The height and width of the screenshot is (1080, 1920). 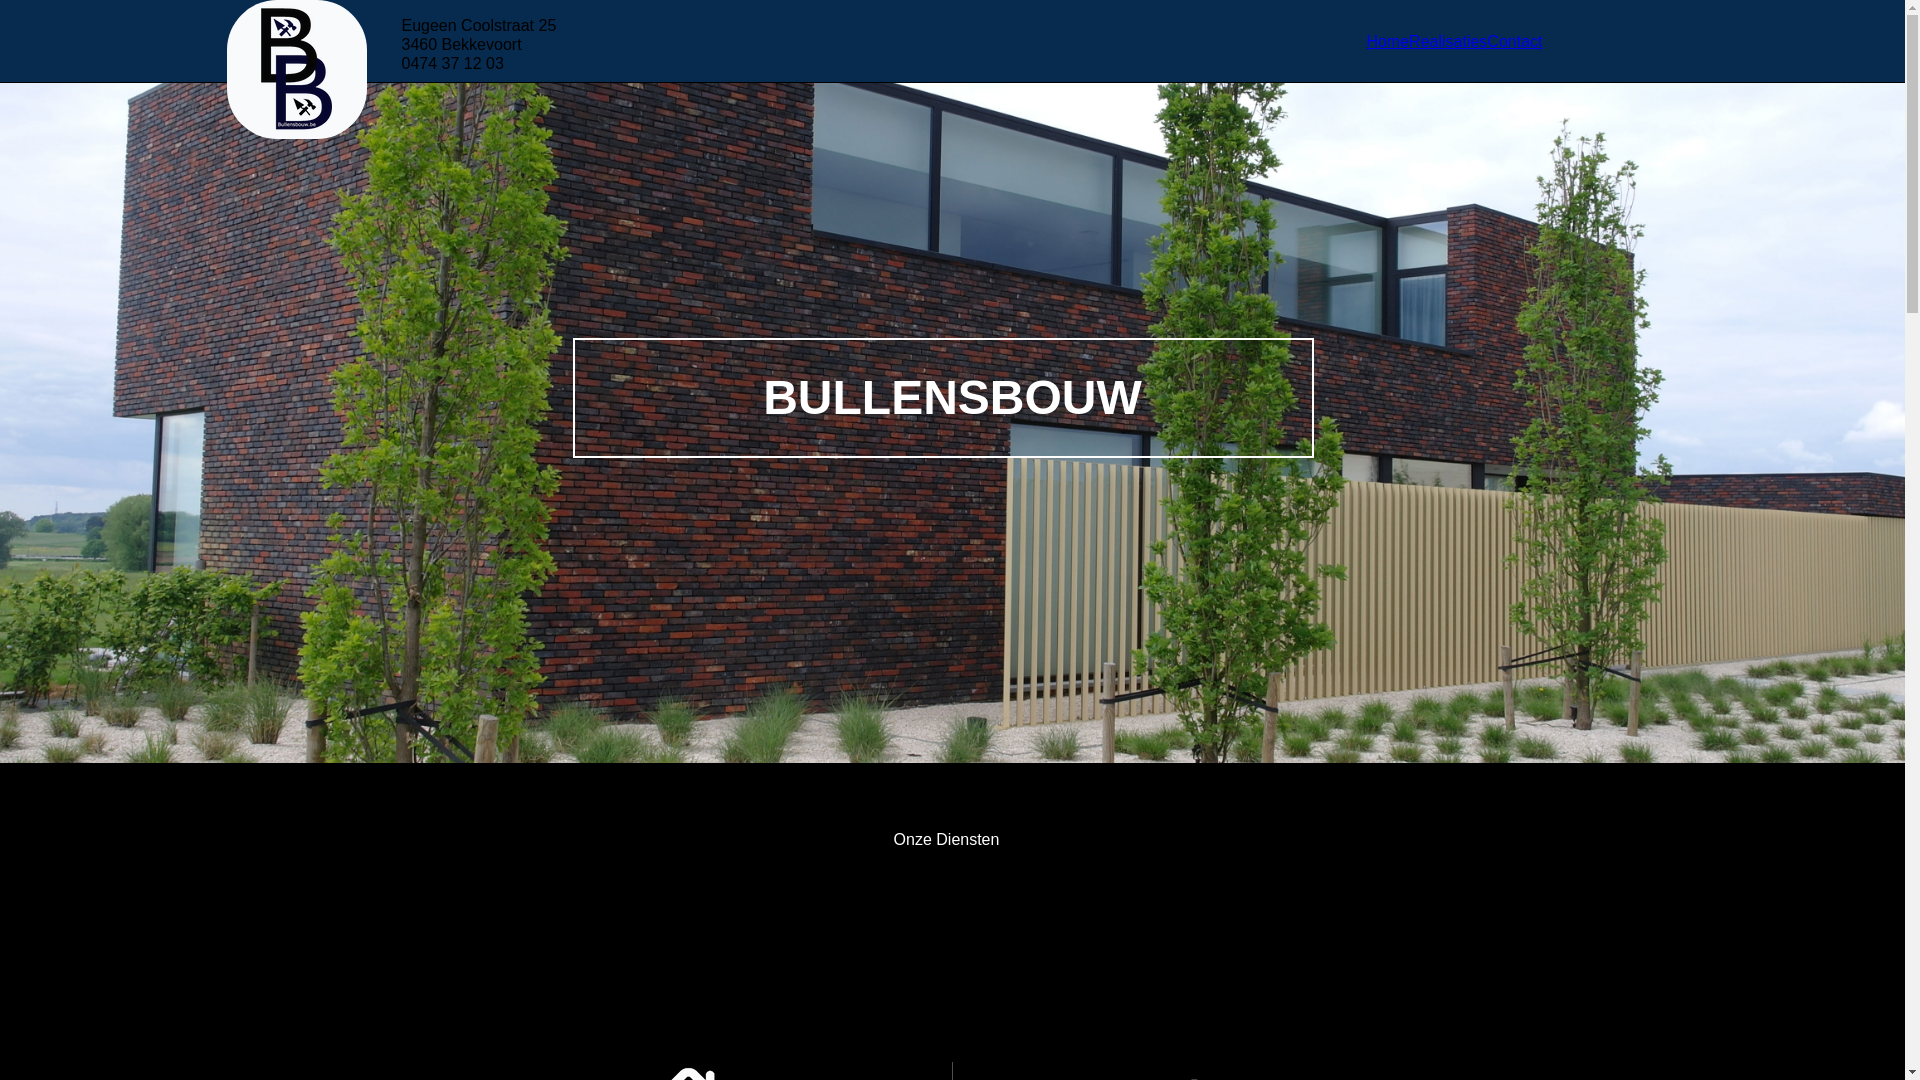 I want to click on 'Realisaties', so click(x=1448, y=41).